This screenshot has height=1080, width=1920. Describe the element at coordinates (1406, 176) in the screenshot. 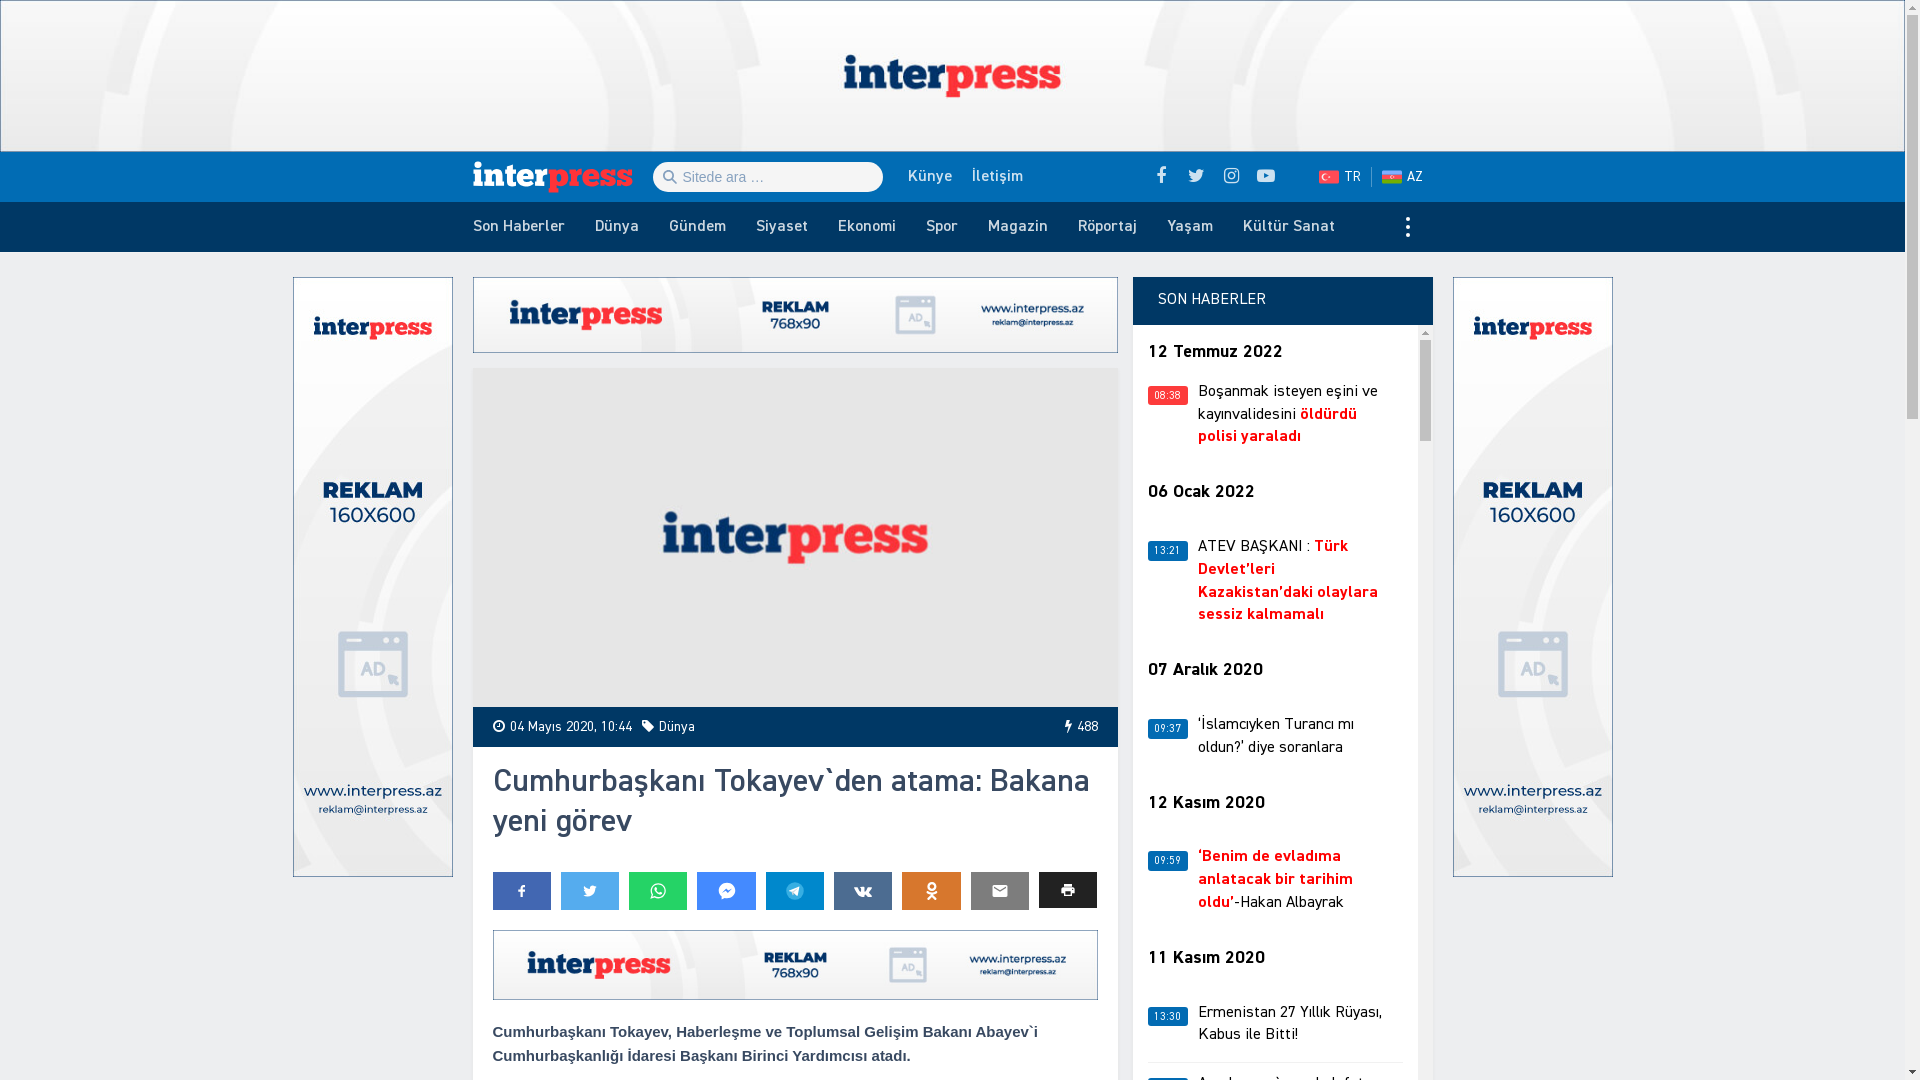

I see `'AZ'` at that location.